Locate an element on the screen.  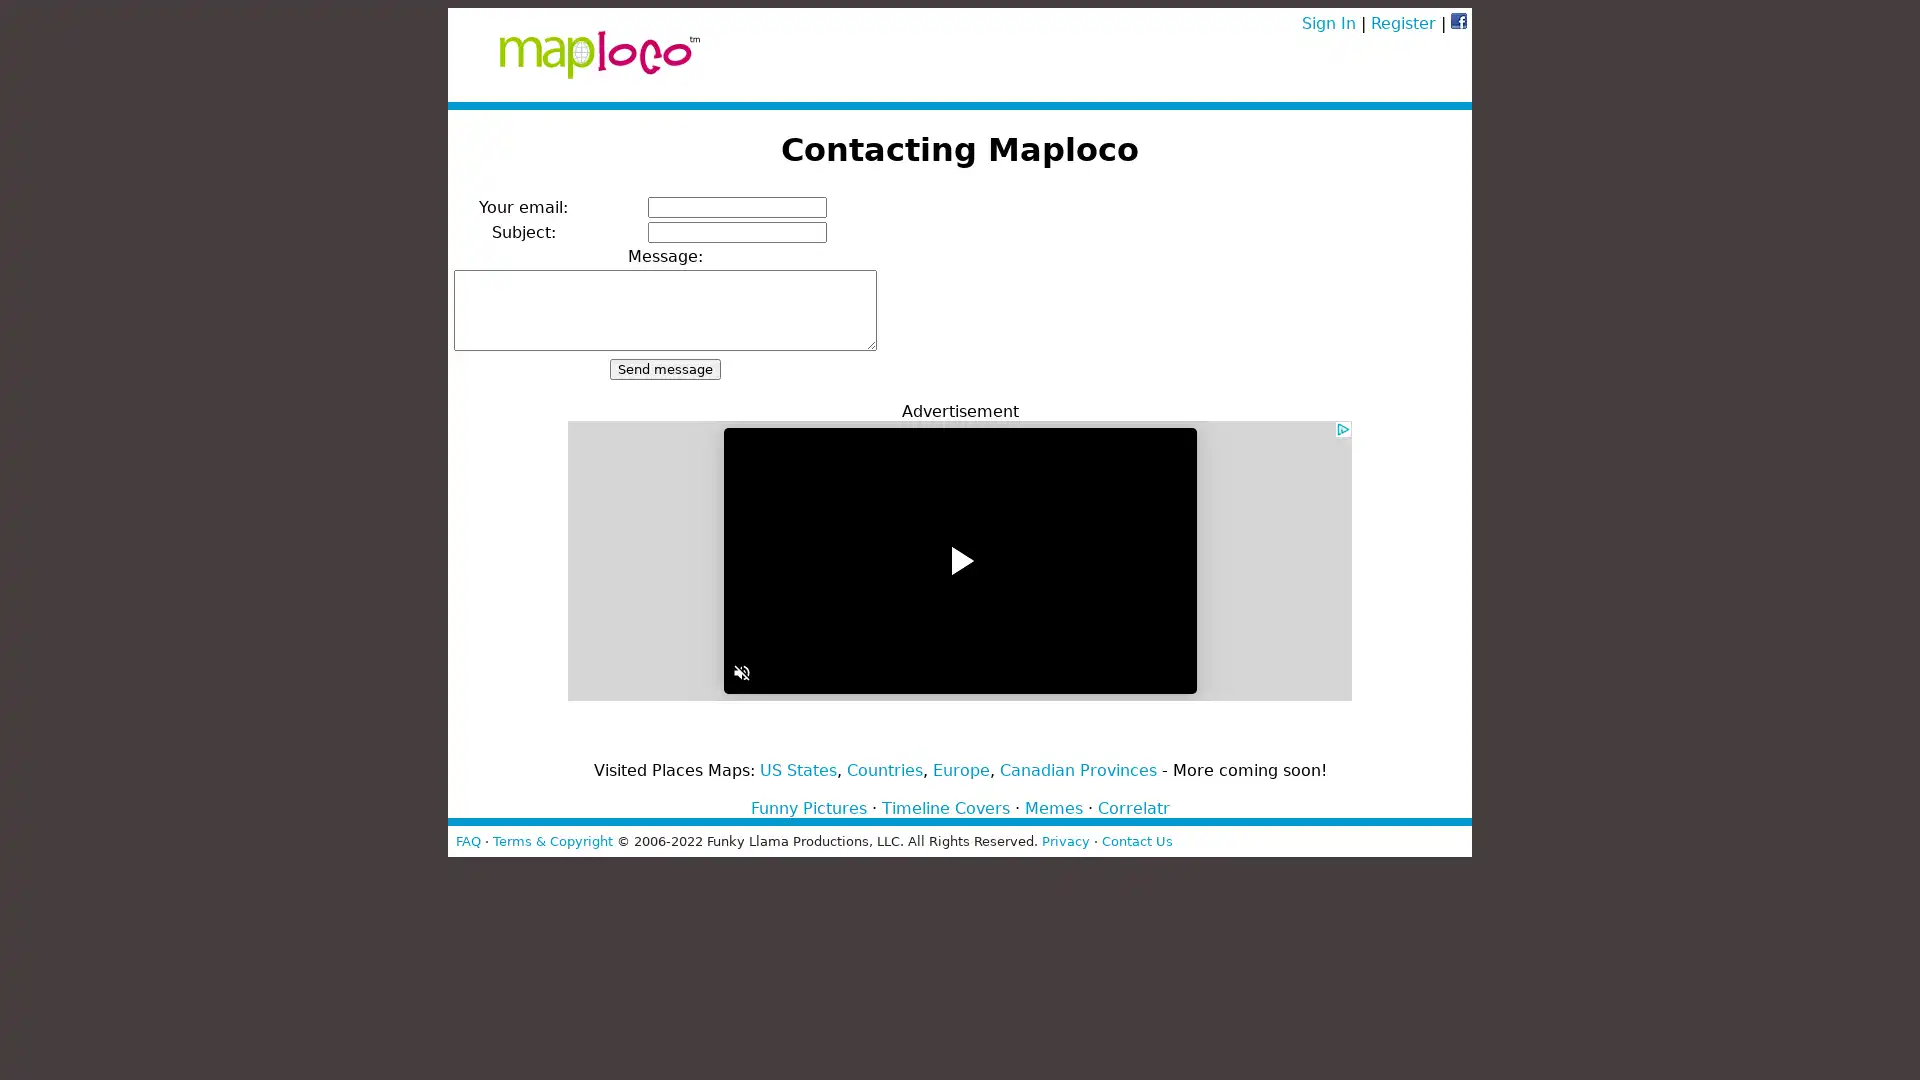
Send message is located at coordinates (665, 368).